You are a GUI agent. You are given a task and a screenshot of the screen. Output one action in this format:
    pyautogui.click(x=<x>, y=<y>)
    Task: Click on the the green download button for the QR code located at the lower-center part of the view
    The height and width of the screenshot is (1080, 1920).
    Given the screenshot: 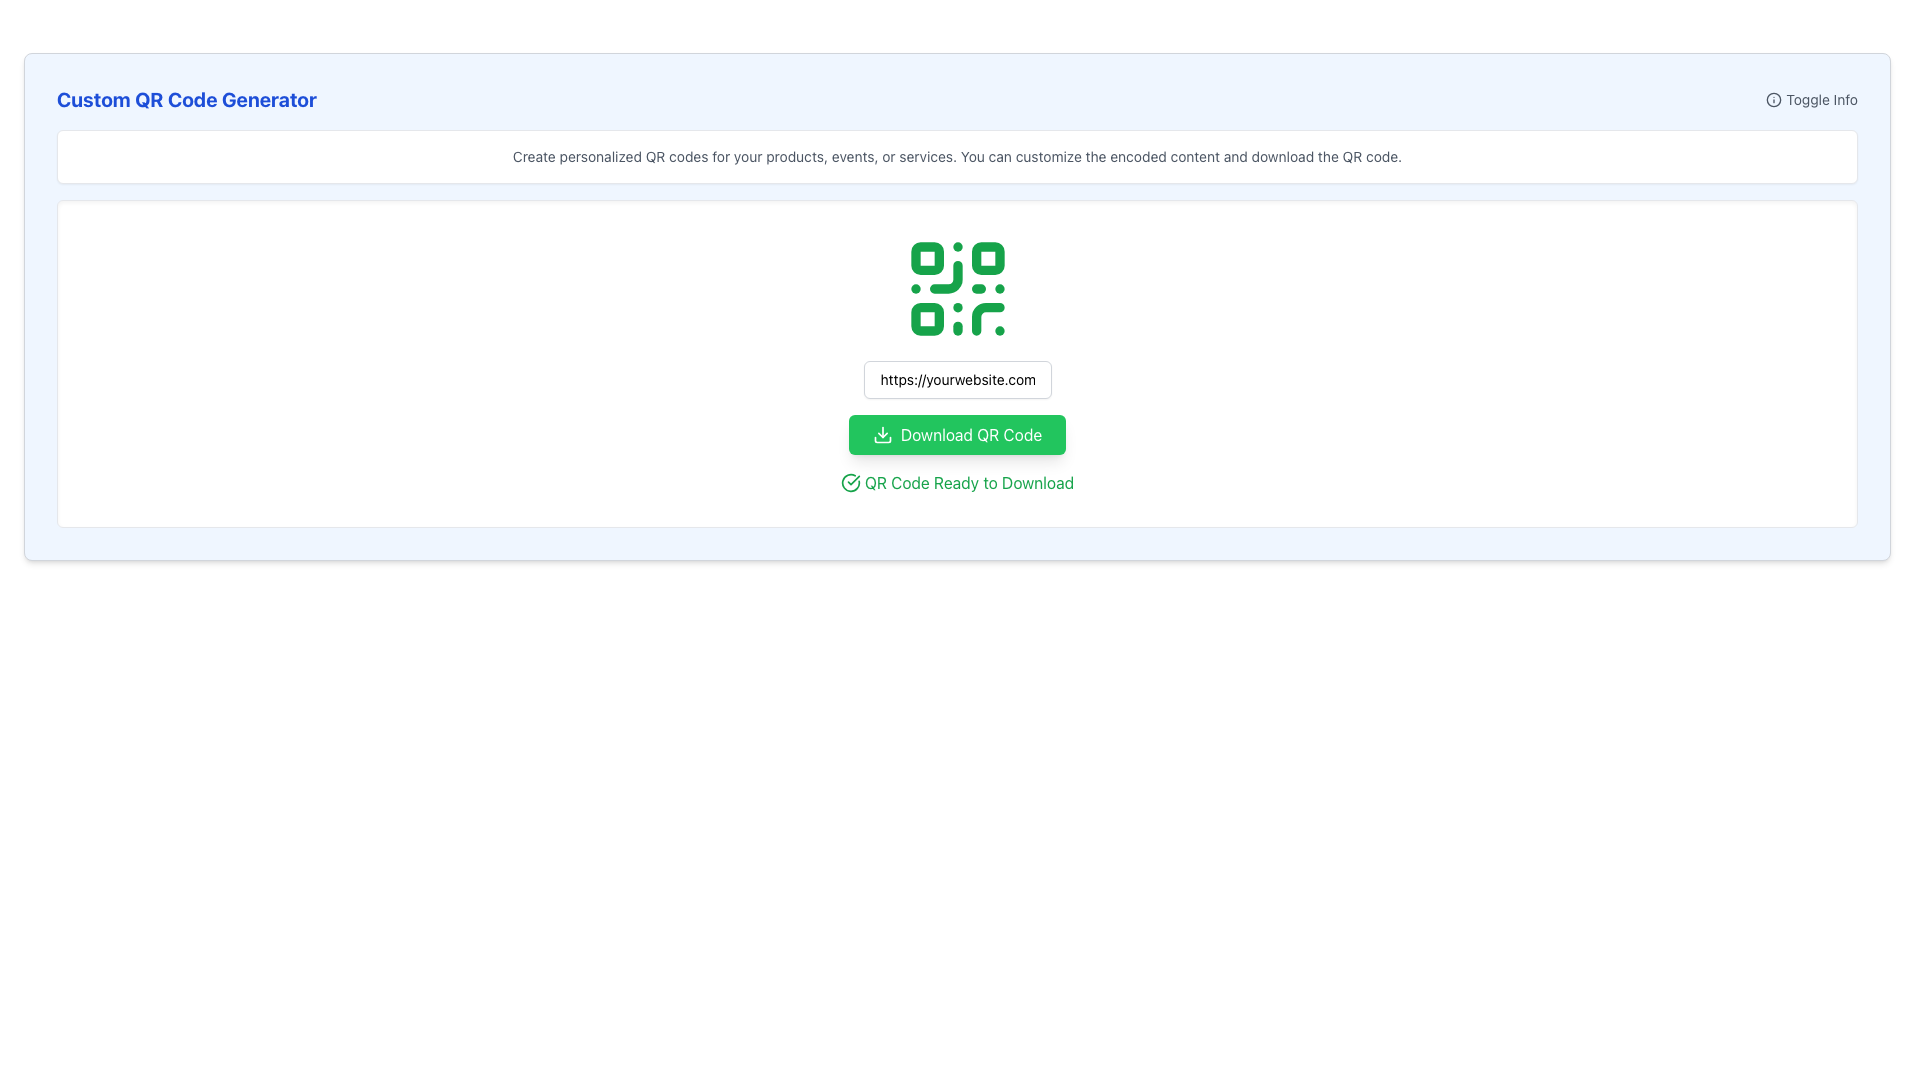 What is the action you would take?
    pyautogui.click(x=881, y=434)
    